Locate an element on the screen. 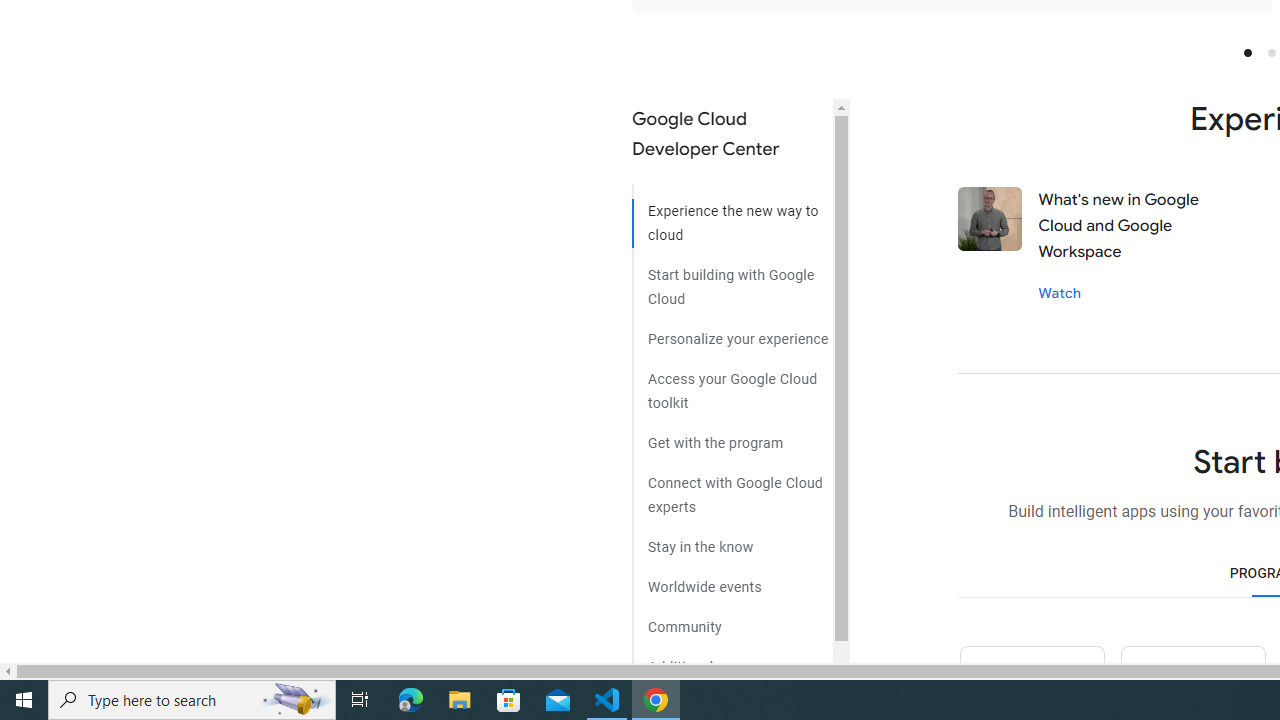  'Start building with Google Cloud' is located at coordinates (731, 279).